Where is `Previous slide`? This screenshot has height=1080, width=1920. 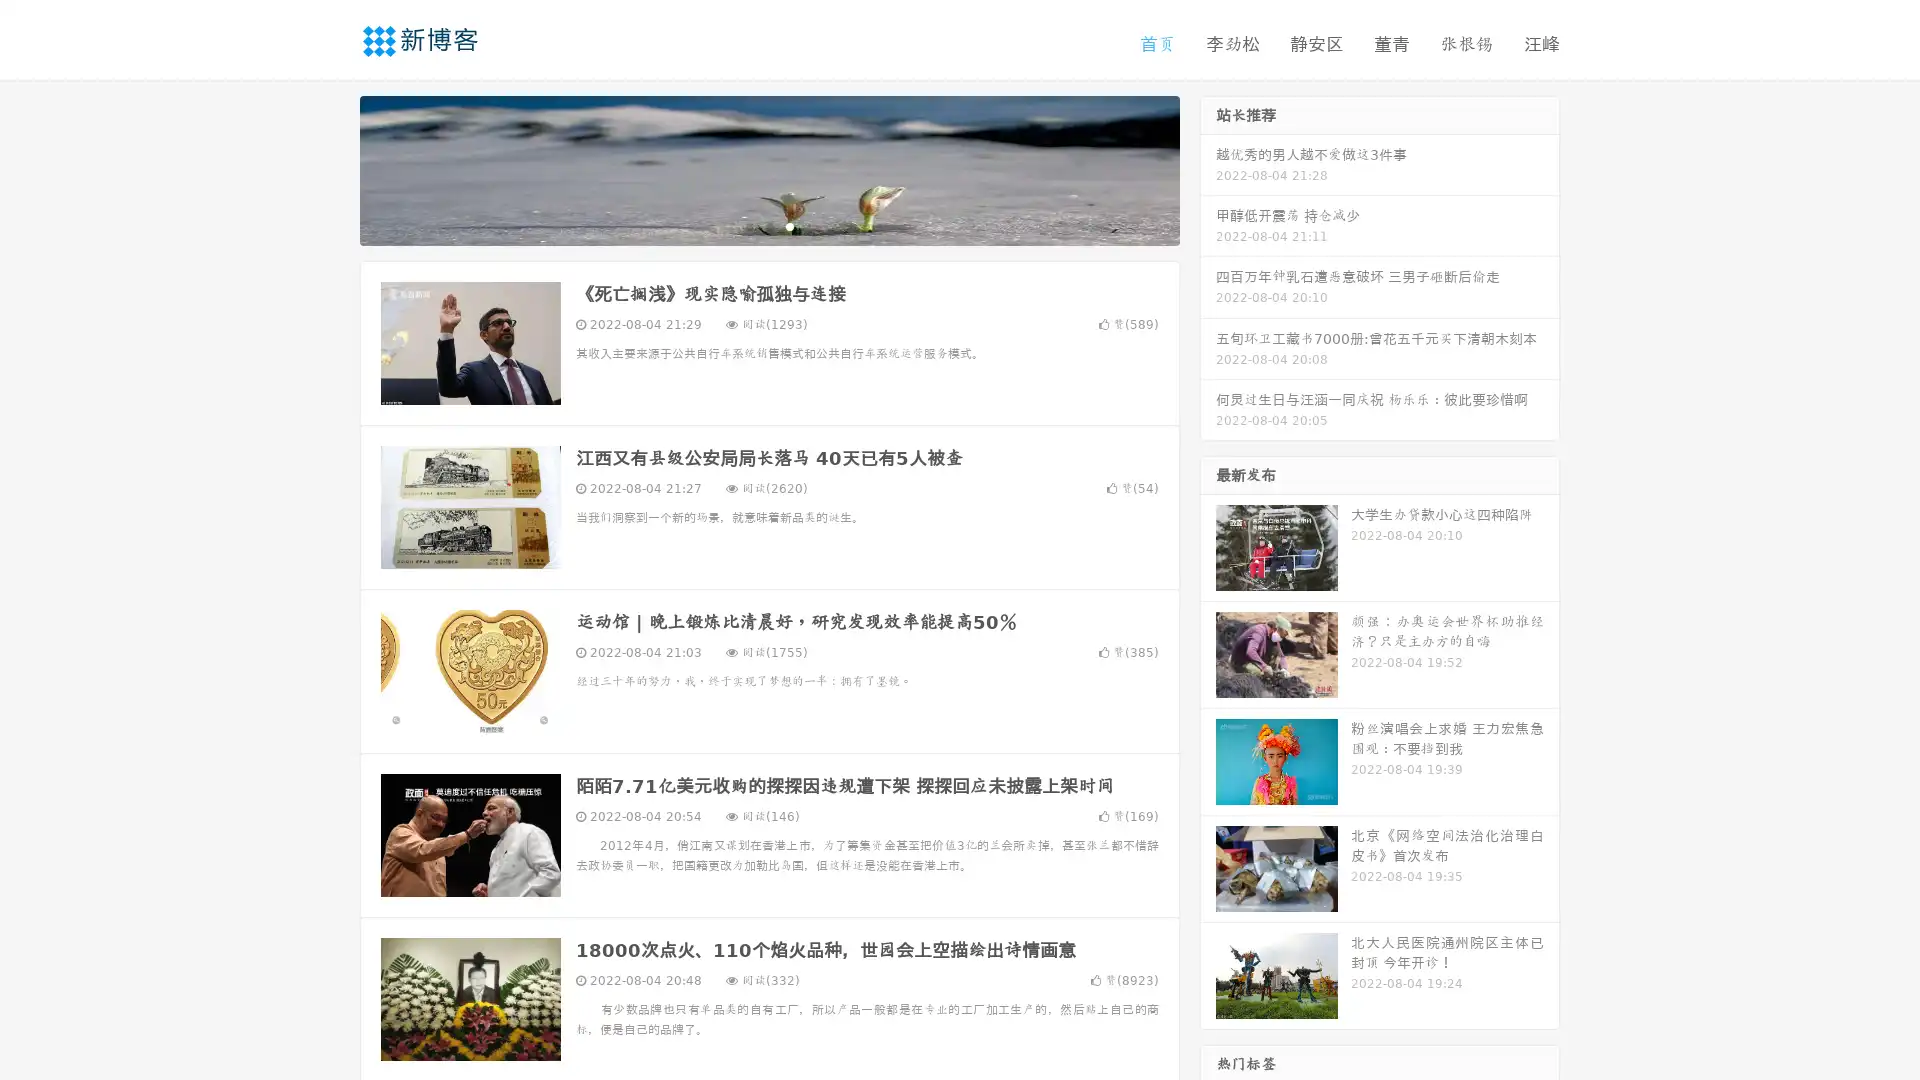
Previous slide is located at coordinates (330, 168).